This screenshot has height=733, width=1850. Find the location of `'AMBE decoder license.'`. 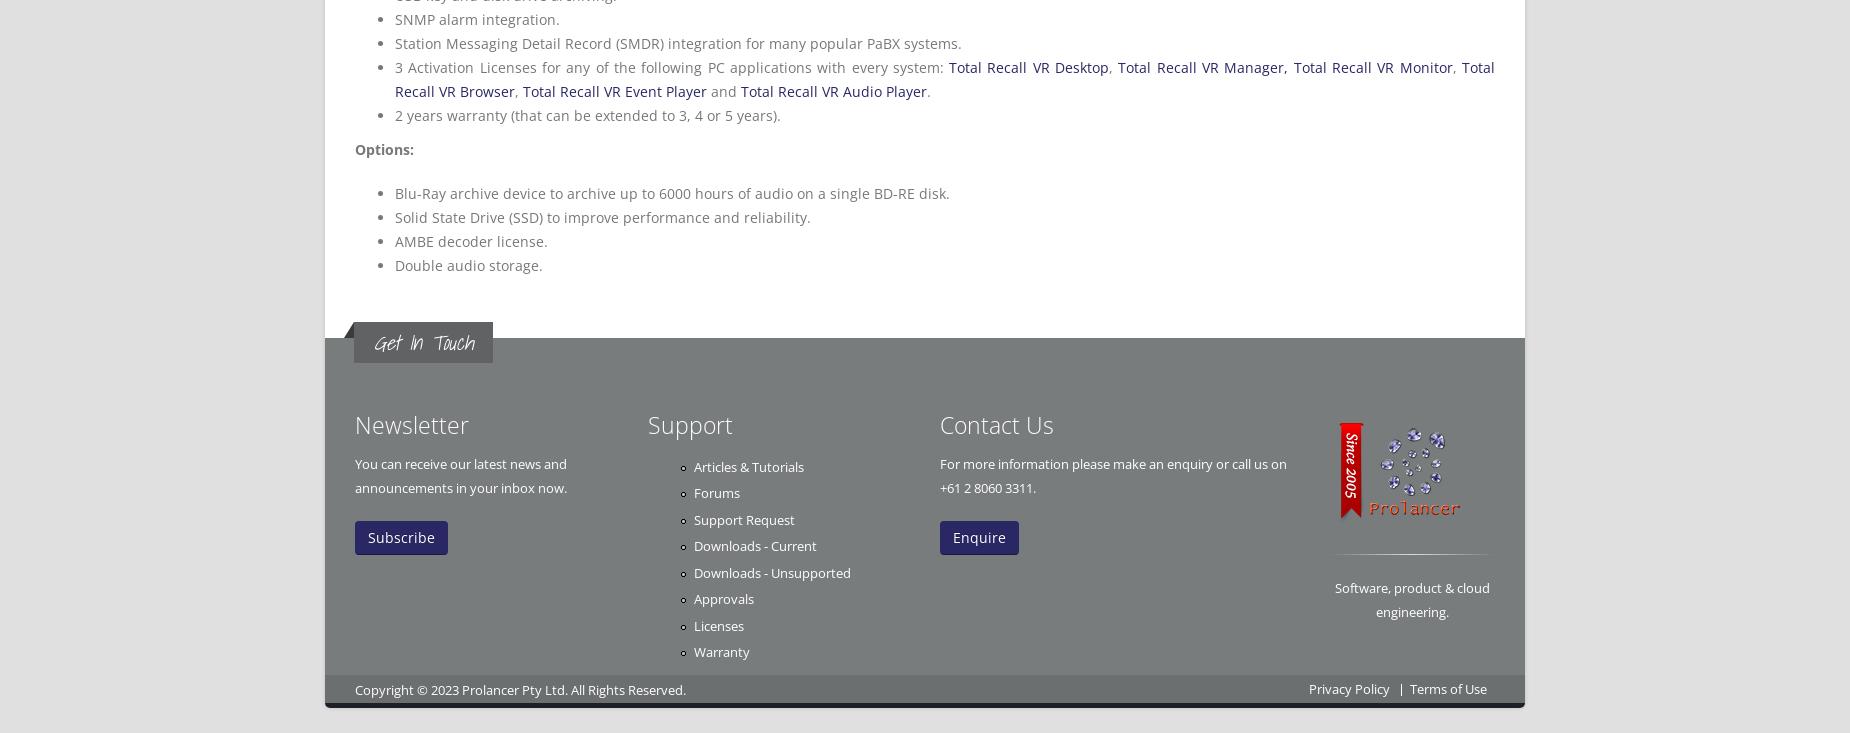

'AMBE decoder license.' is located at coordinates (471, 241).